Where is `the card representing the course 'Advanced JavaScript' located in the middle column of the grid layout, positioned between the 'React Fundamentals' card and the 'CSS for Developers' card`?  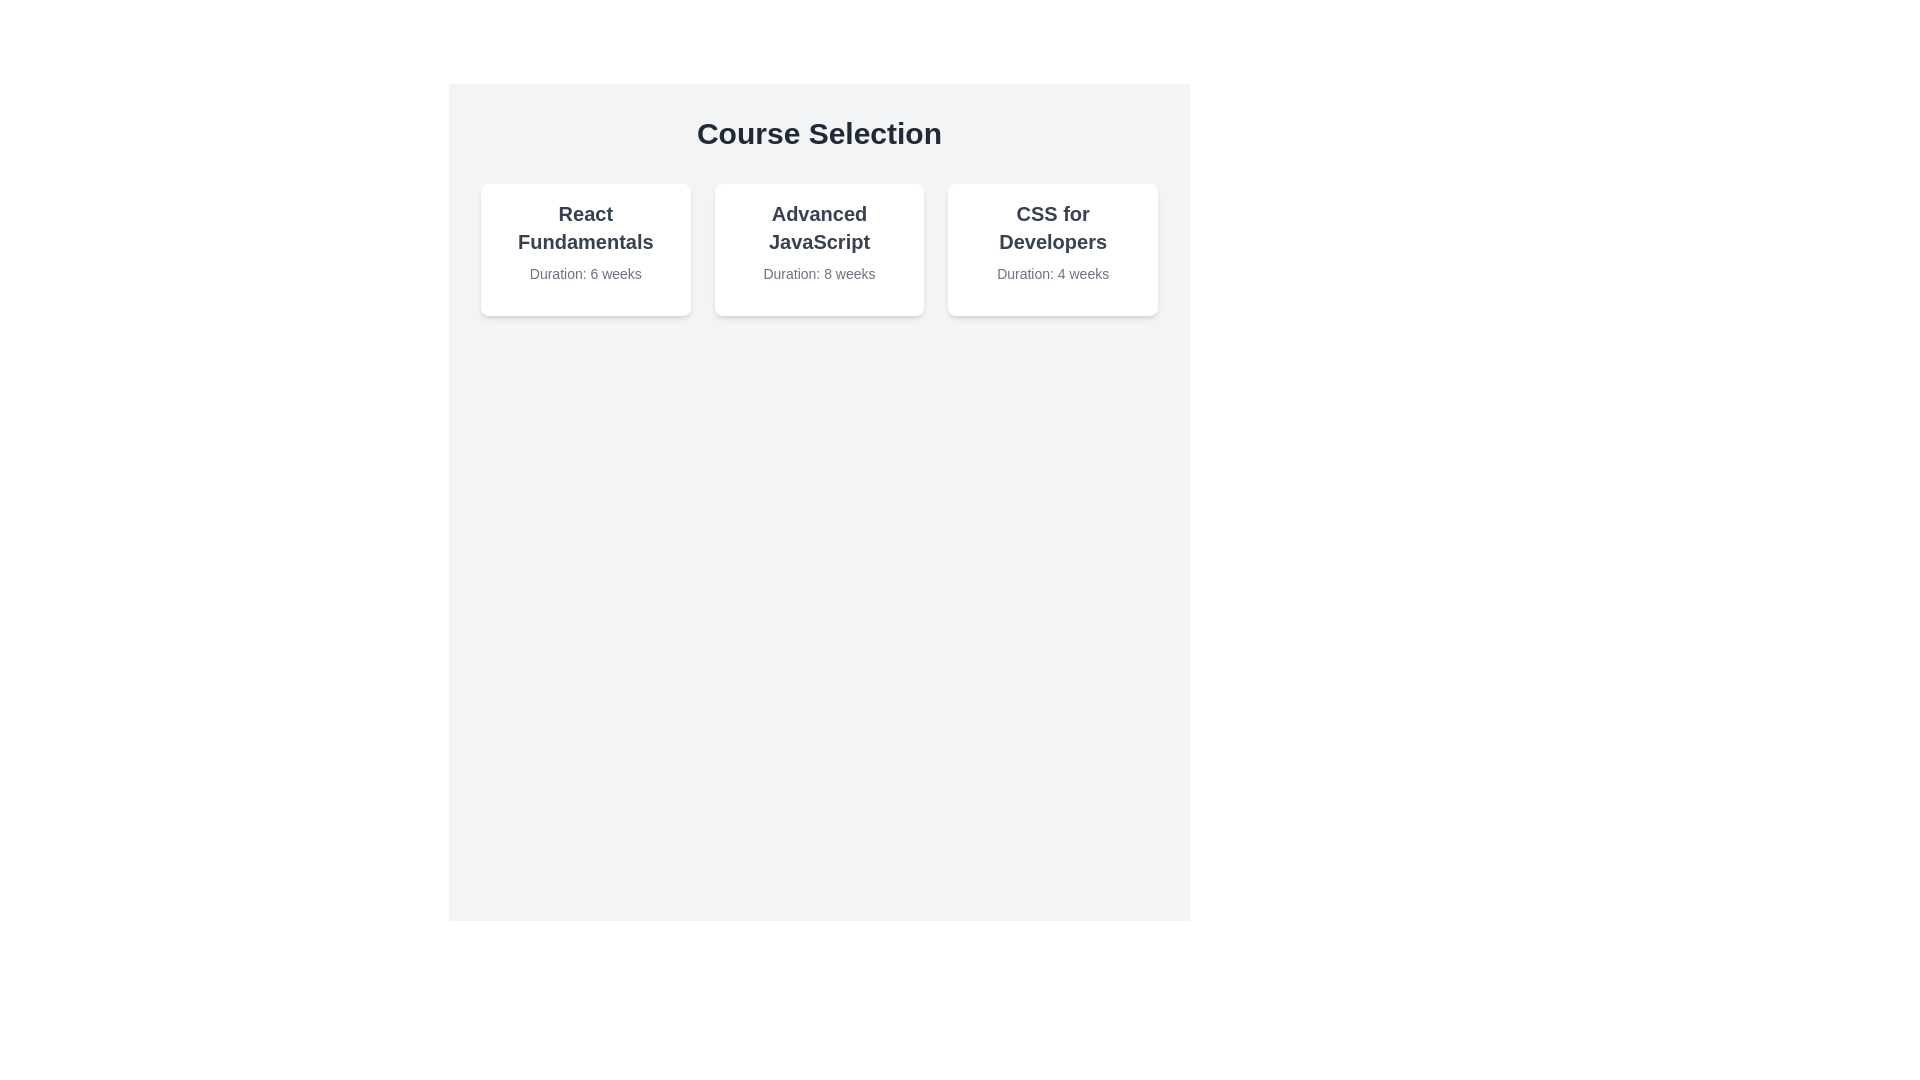 the card representing the course 'Advanced JavaScript' located in the middle column of the grid layout, positioned between the 'React Fundamentals' card and the 'CSS for Developers' card is located at coordinates (819, 249).